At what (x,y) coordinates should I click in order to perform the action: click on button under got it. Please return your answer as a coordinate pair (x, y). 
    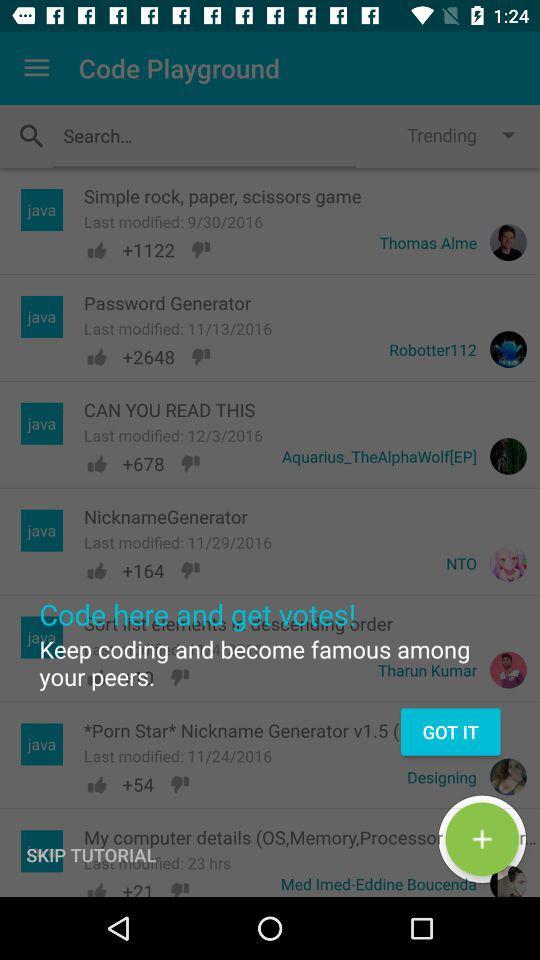
    Looking at the image, I should click on (481, 839).